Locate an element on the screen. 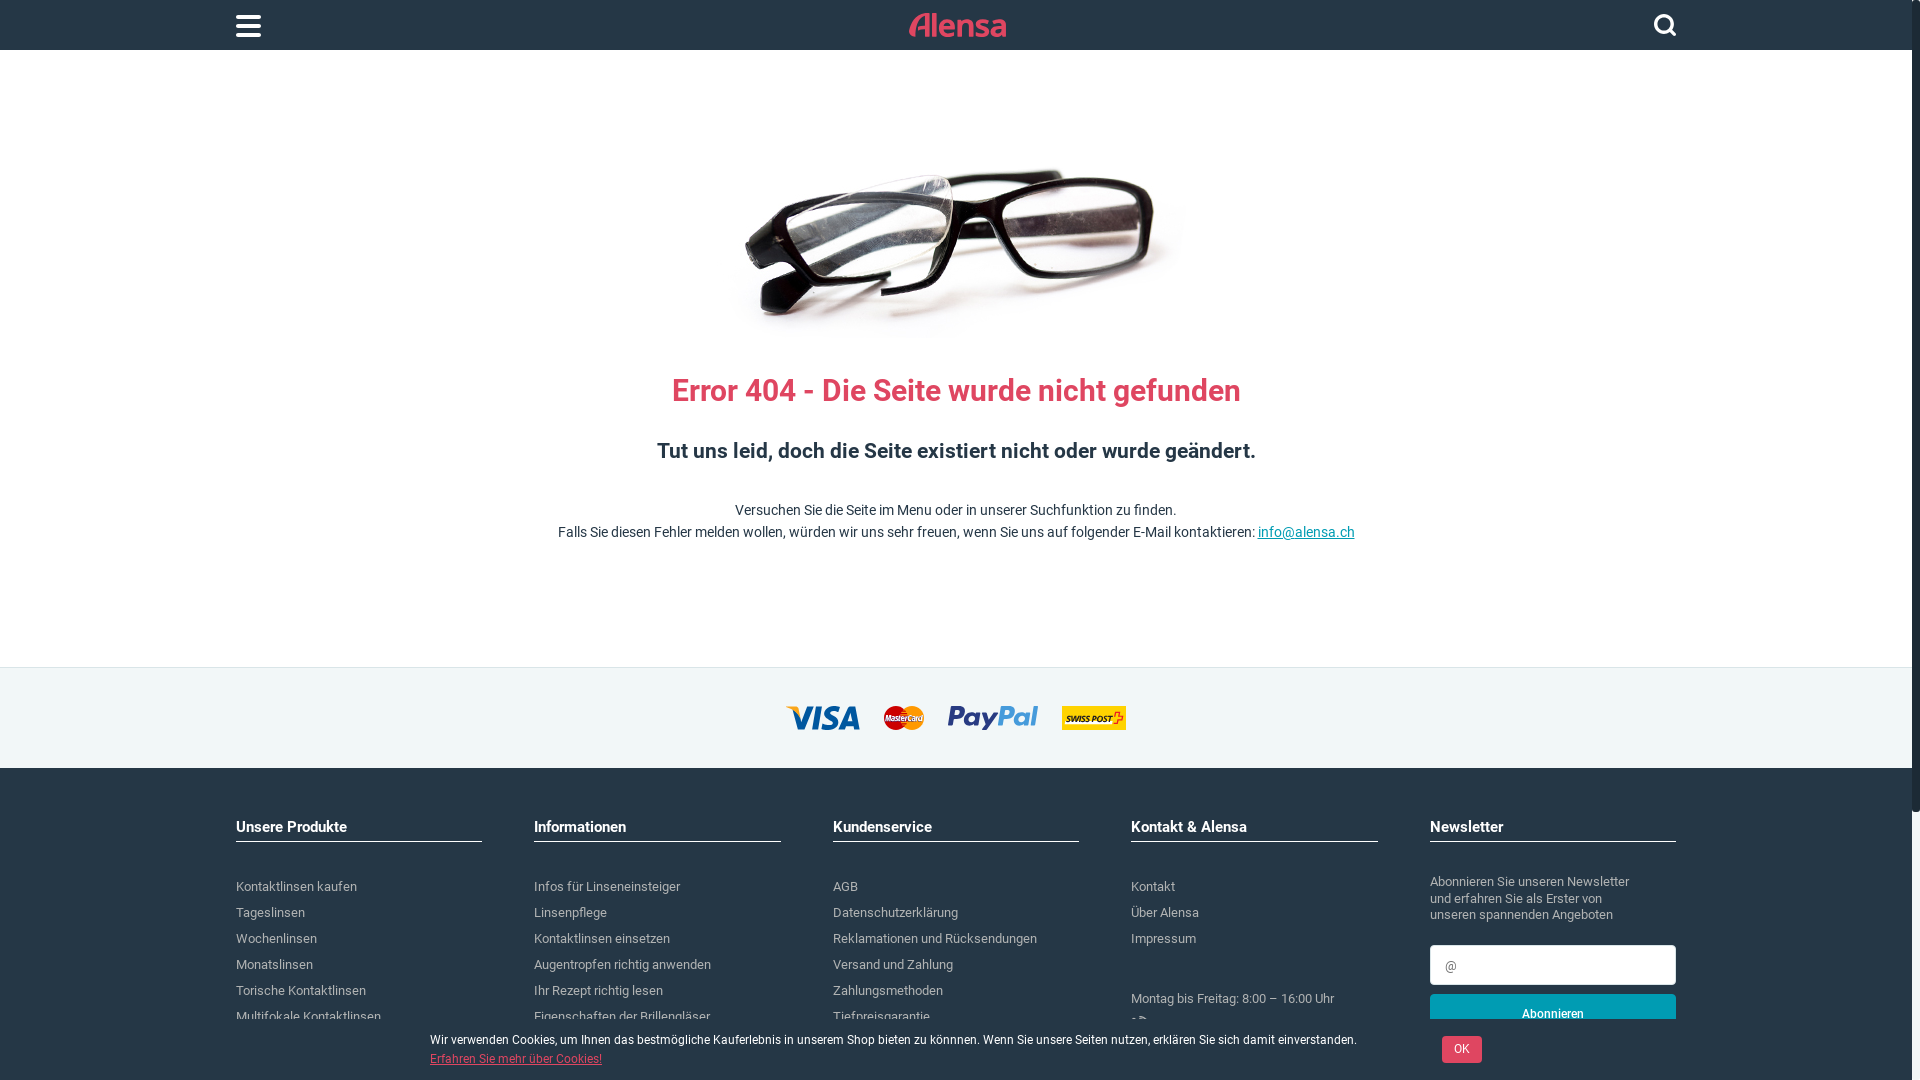 This screenshot has height=1080, width=1920. 'Kontaktlinsen kaufen' is located at coordinates (235, 885).